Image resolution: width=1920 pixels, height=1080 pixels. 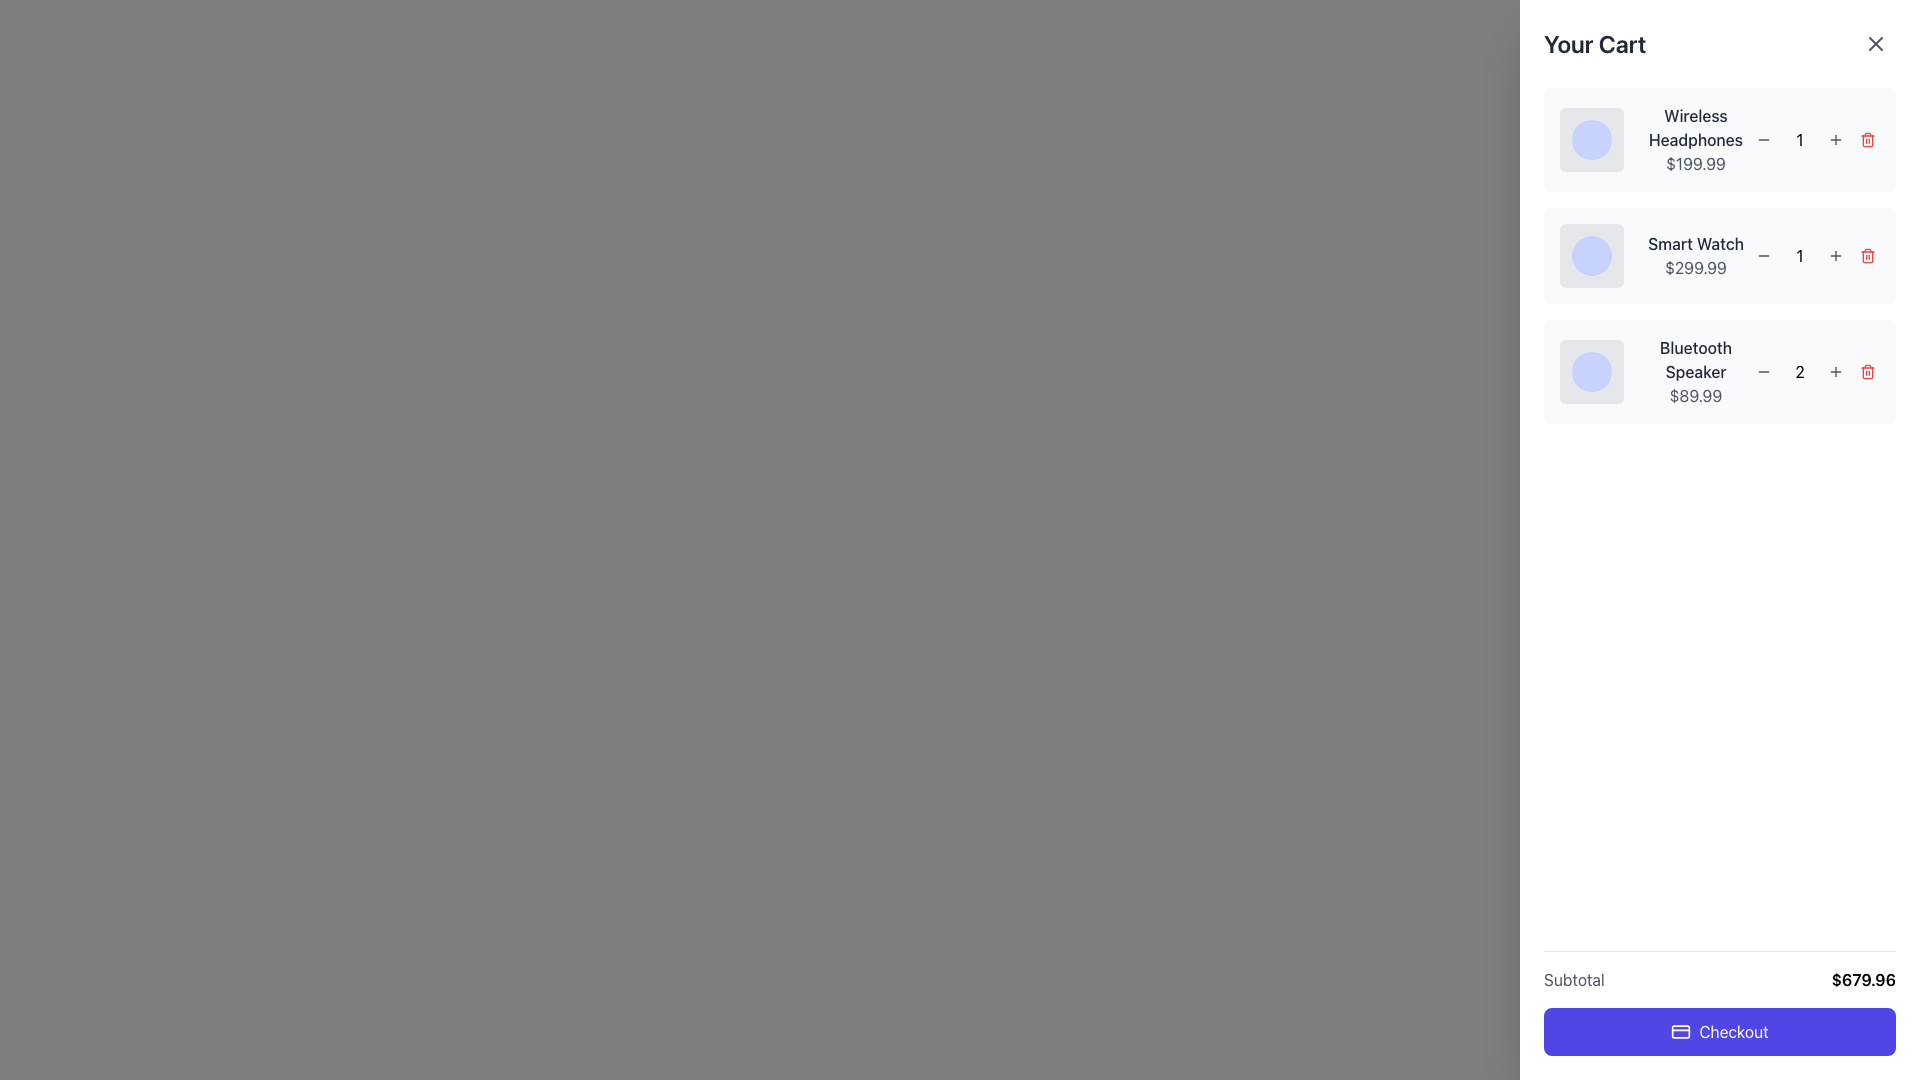 What do you see at coordinates (1836, 138) in the screenshot?
I see `the Icon Button with Plus icon located to the right of the quantity display ('1') and the minus button ('−') in the uppermost item section of the cart to observe the hover effect` at bounding box center [1836, 138].